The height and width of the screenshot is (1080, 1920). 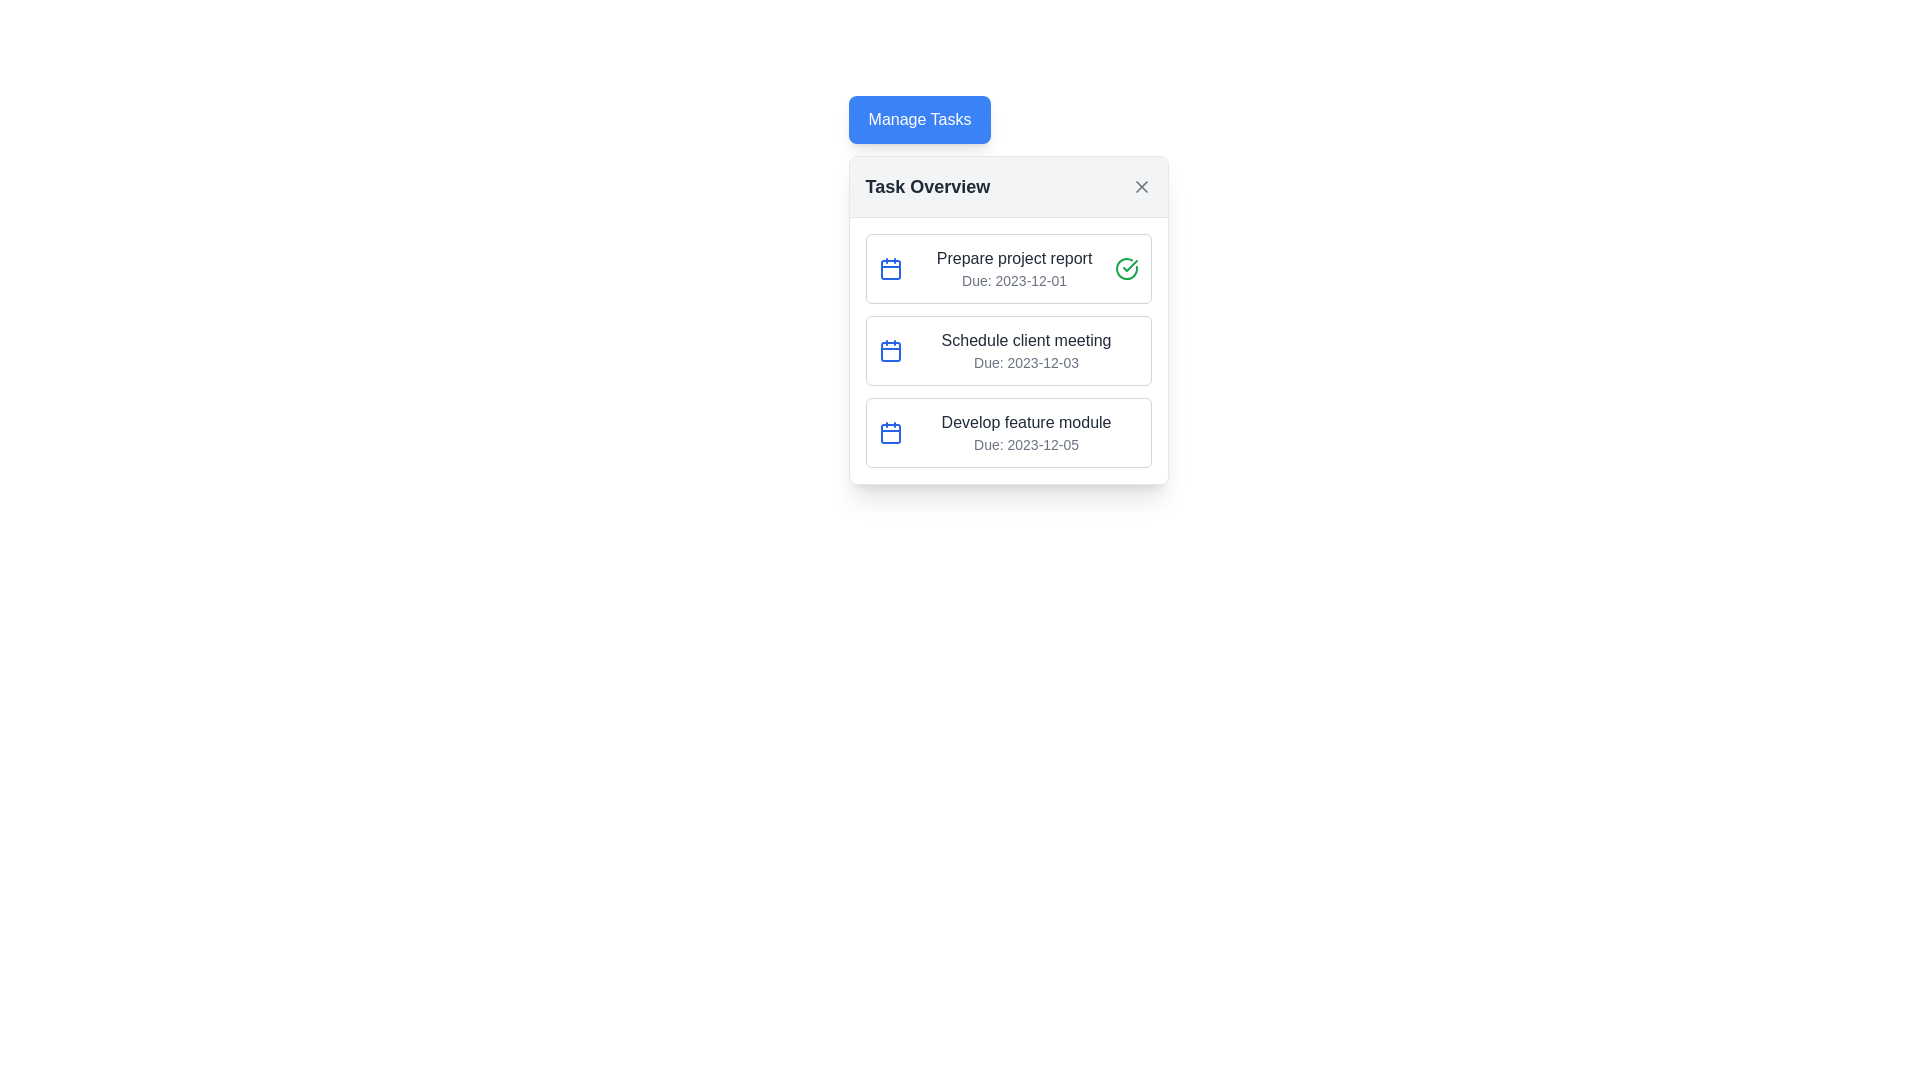 I want to click on the calendar icon with a blue outline and white background, located to the left of the text 'Schedule client meeting Due: 2023-12-03' in the 'Task Overview' section, so click(x=889, y=350).